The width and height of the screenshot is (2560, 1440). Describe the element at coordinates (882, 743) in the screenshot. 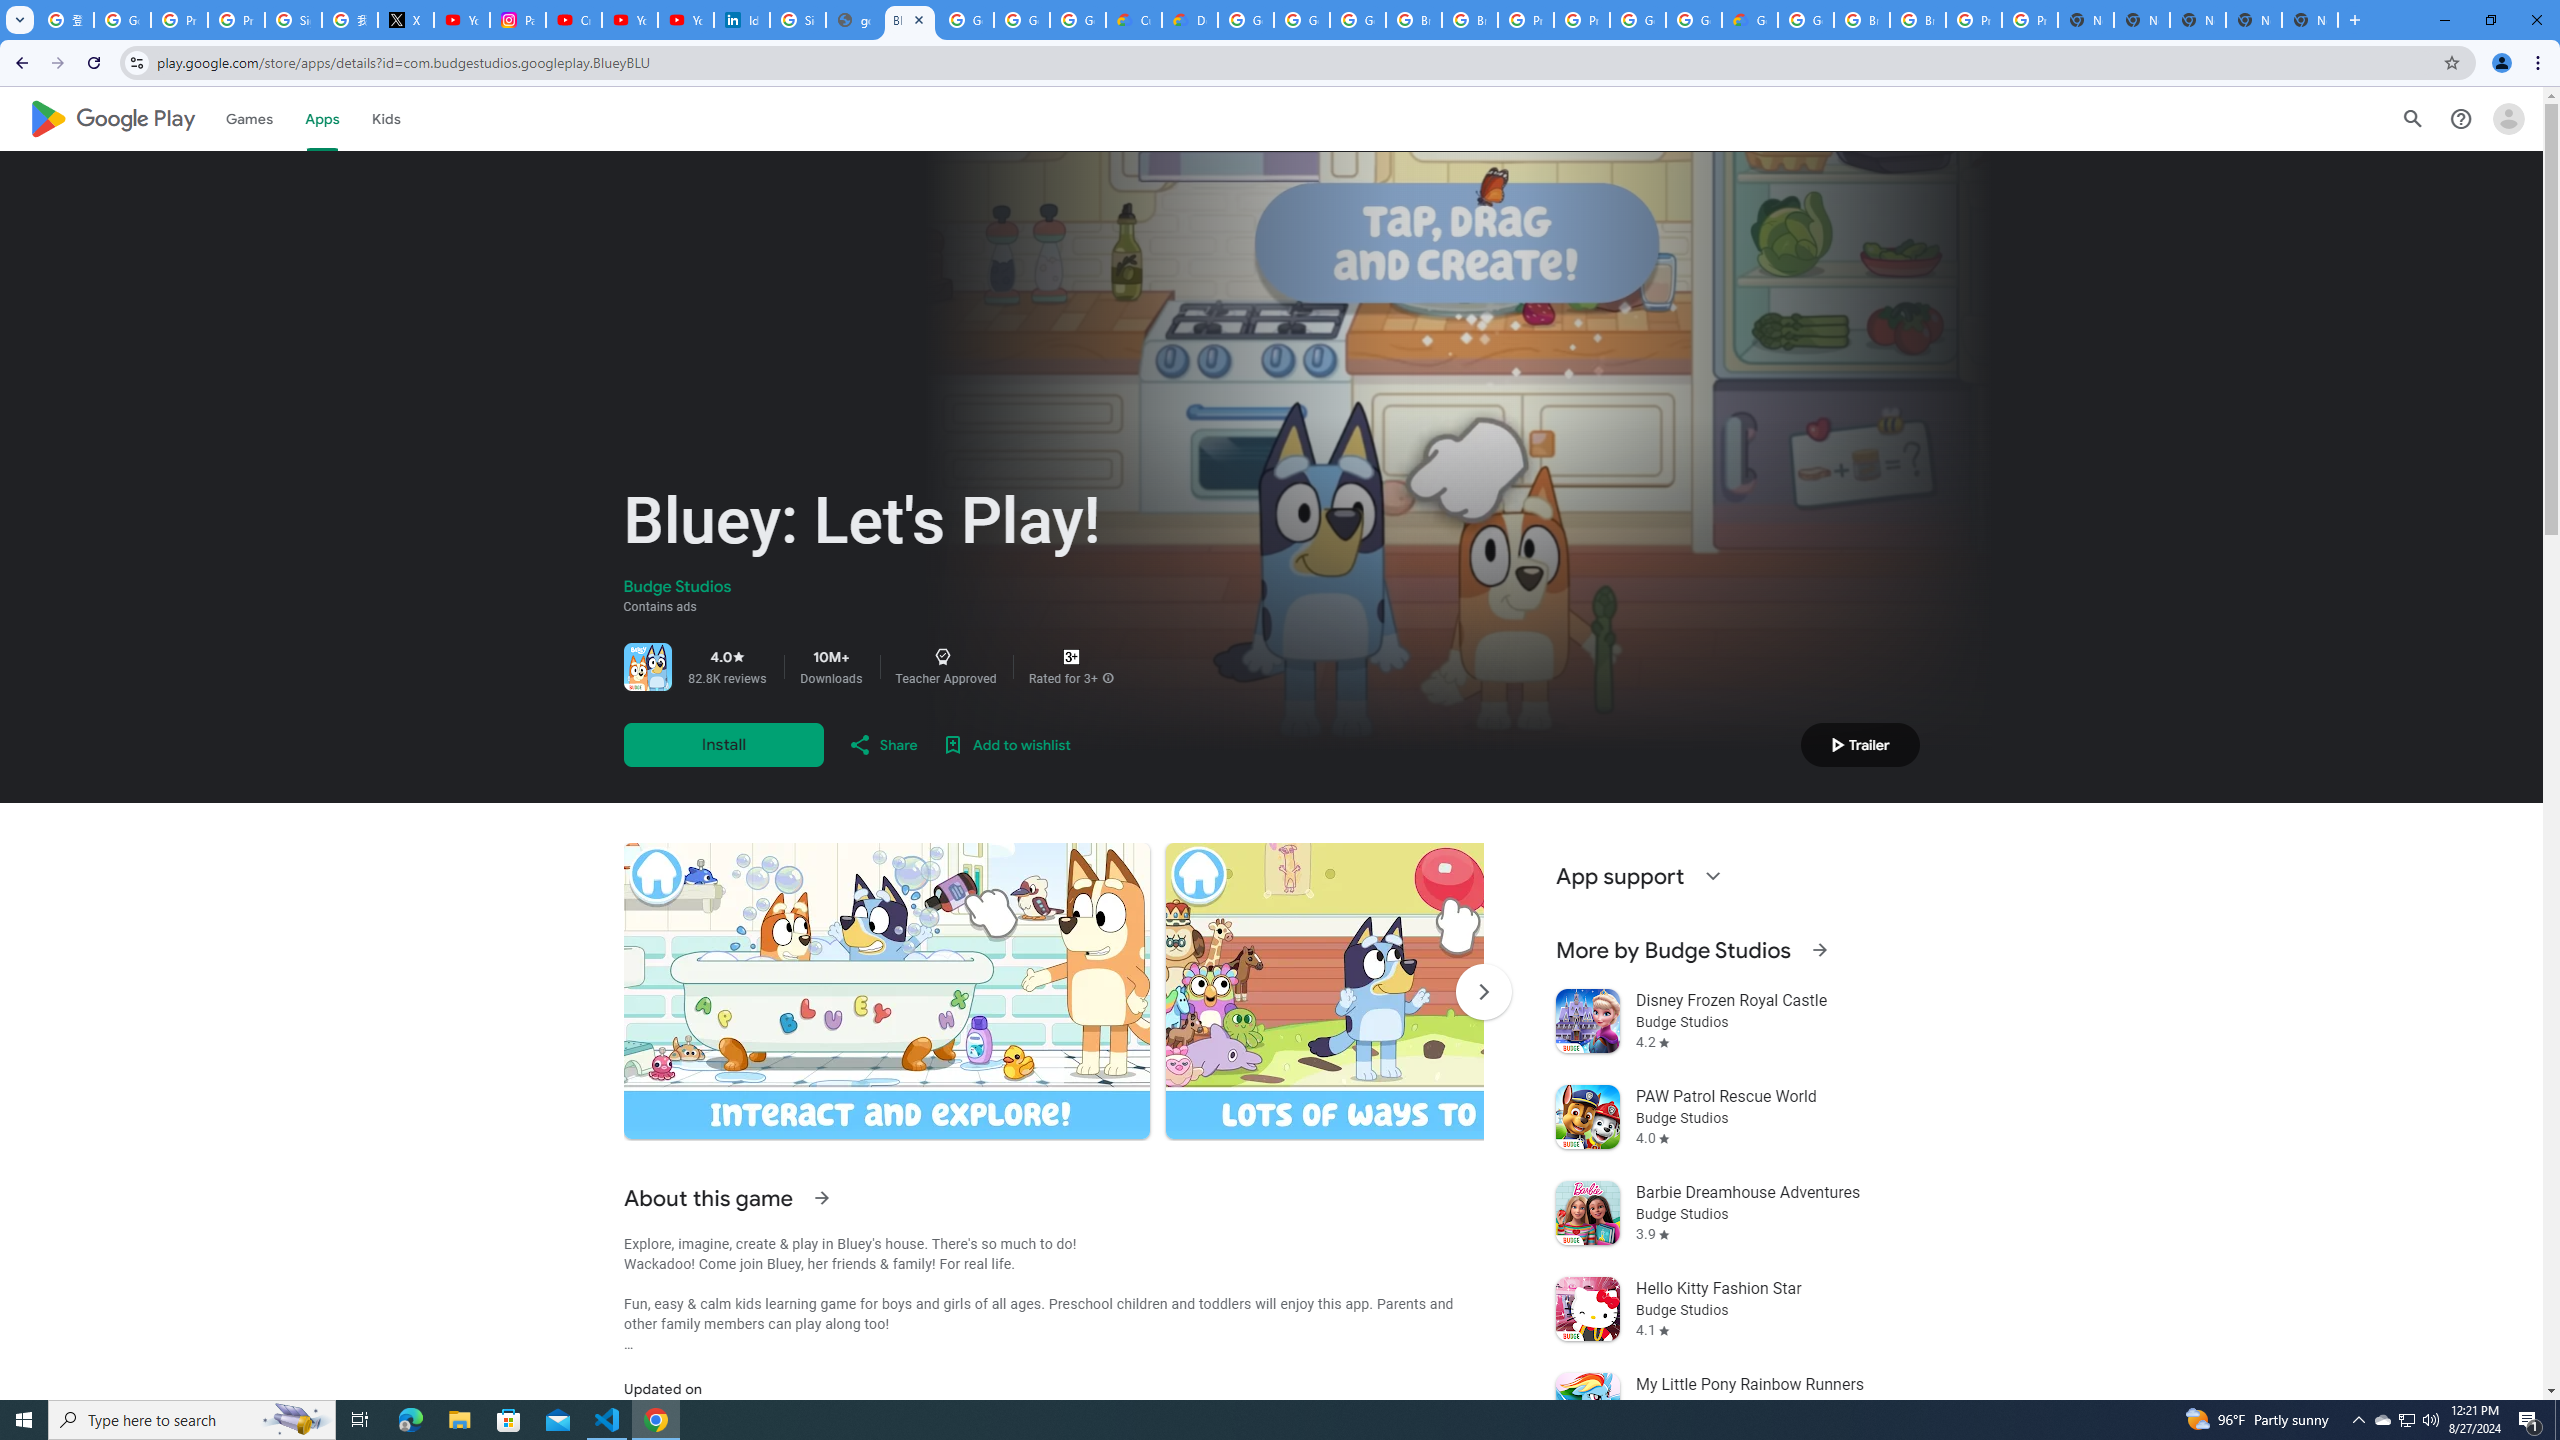

I see `'Share'` at that location.